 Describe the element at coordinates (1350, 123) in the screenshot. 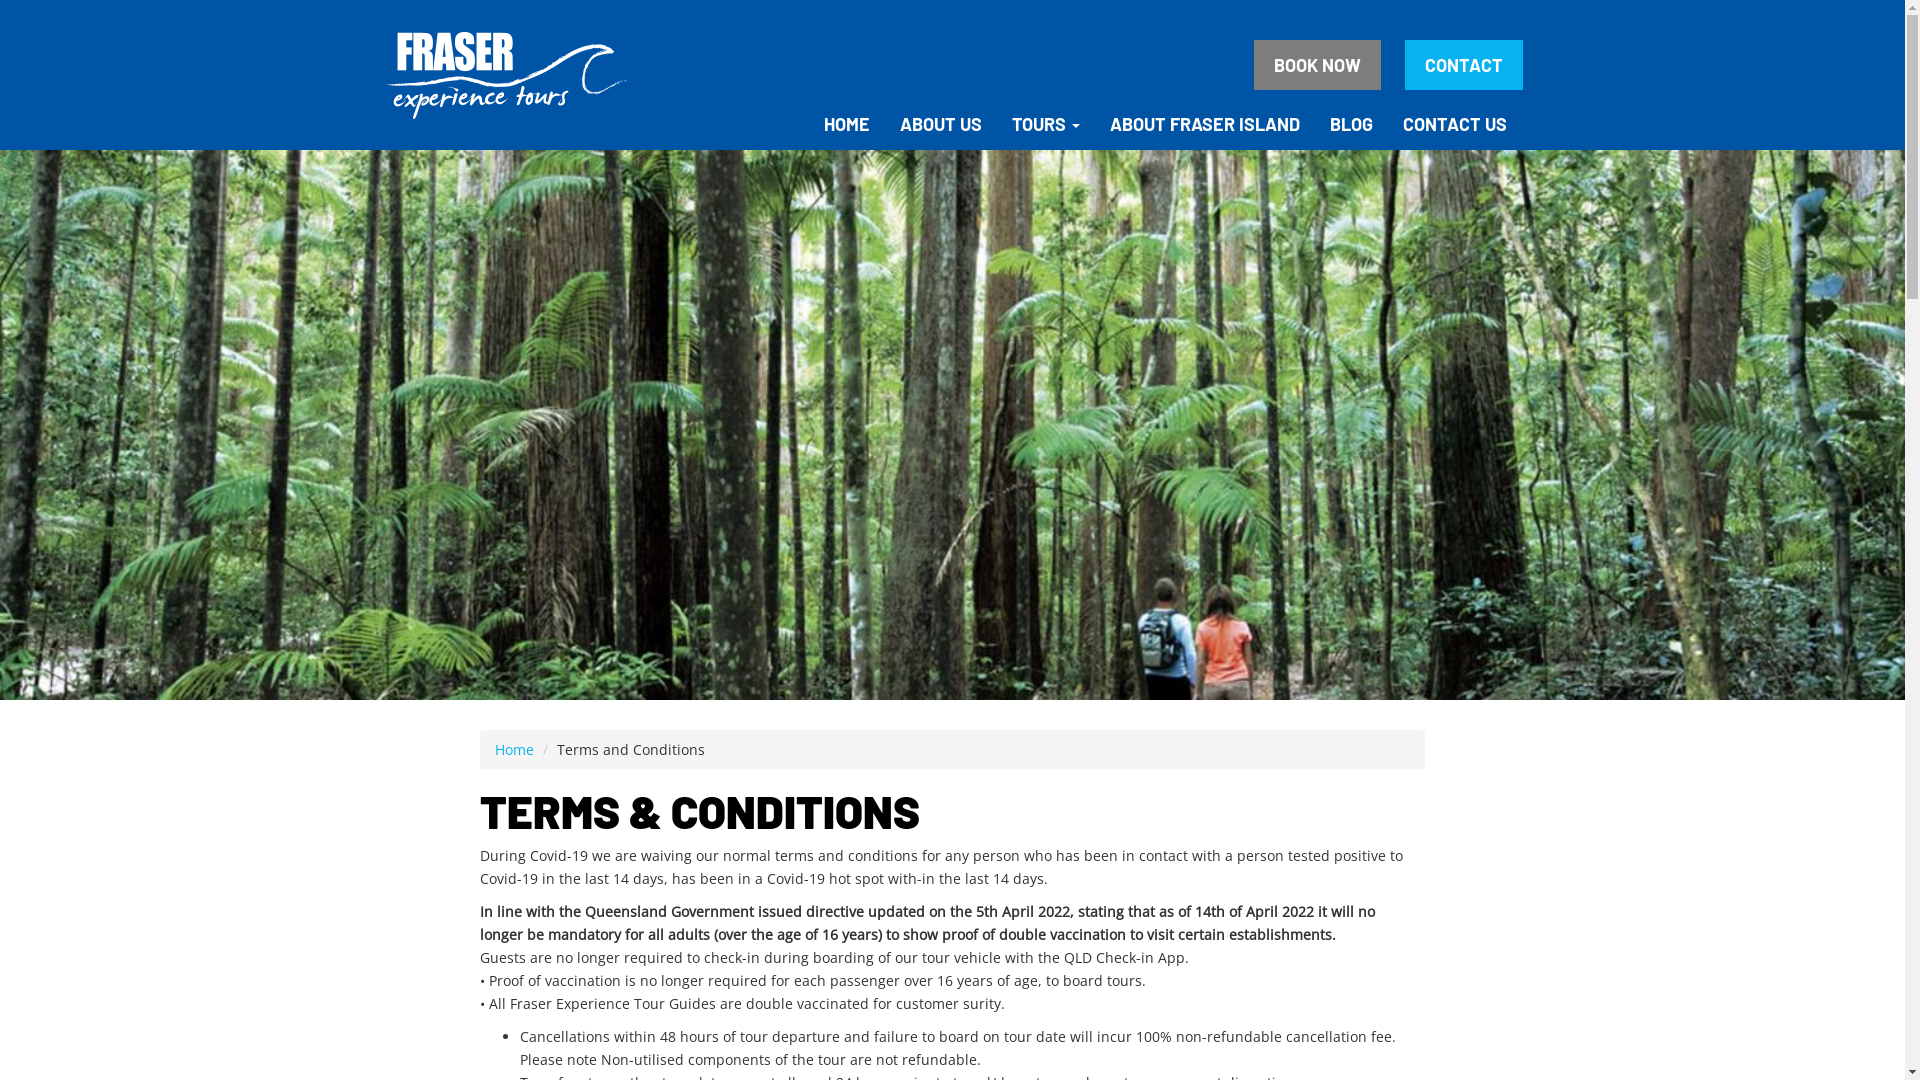

I see `'BLOG'` at that location.